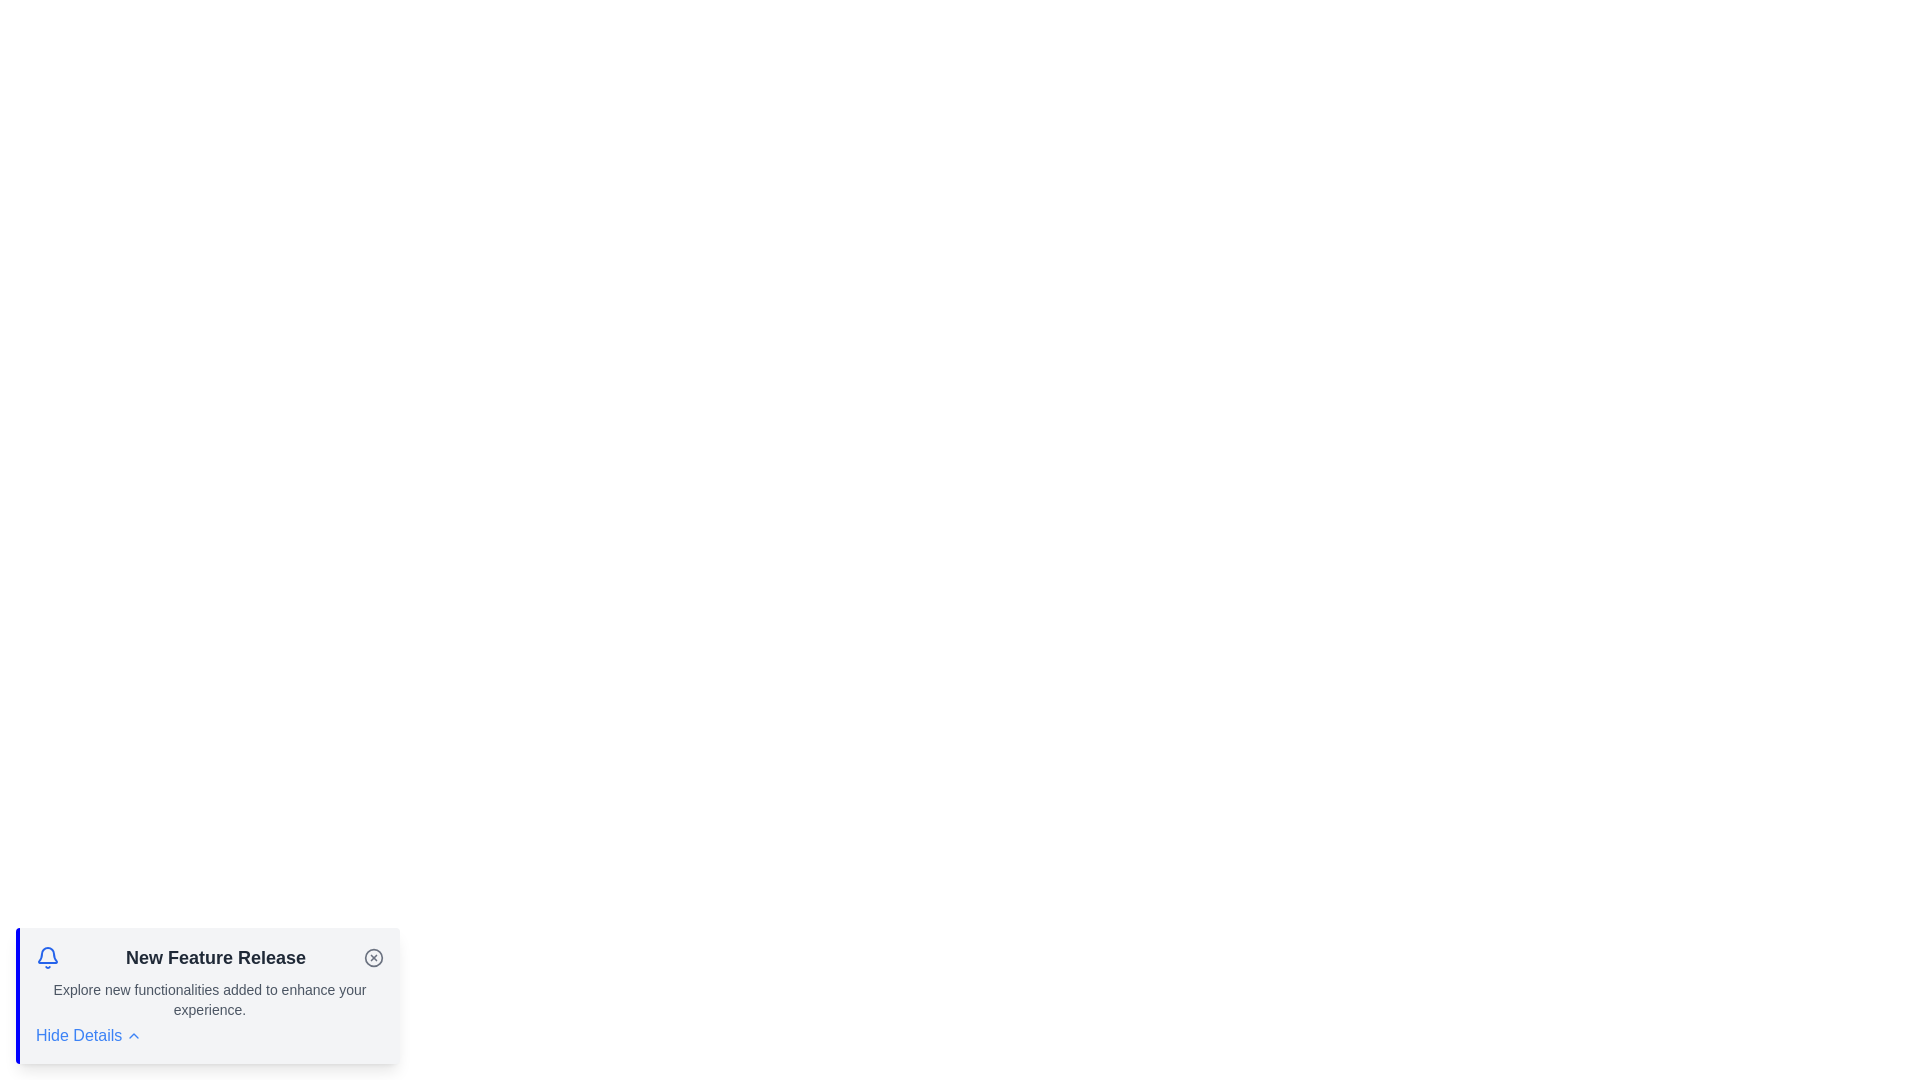 The width and height of the screenshot is (1920, 1080). Describe the element at coordinates (374, 956) in the screenshot. I see `the dismiss button to remove the notification` at that location.